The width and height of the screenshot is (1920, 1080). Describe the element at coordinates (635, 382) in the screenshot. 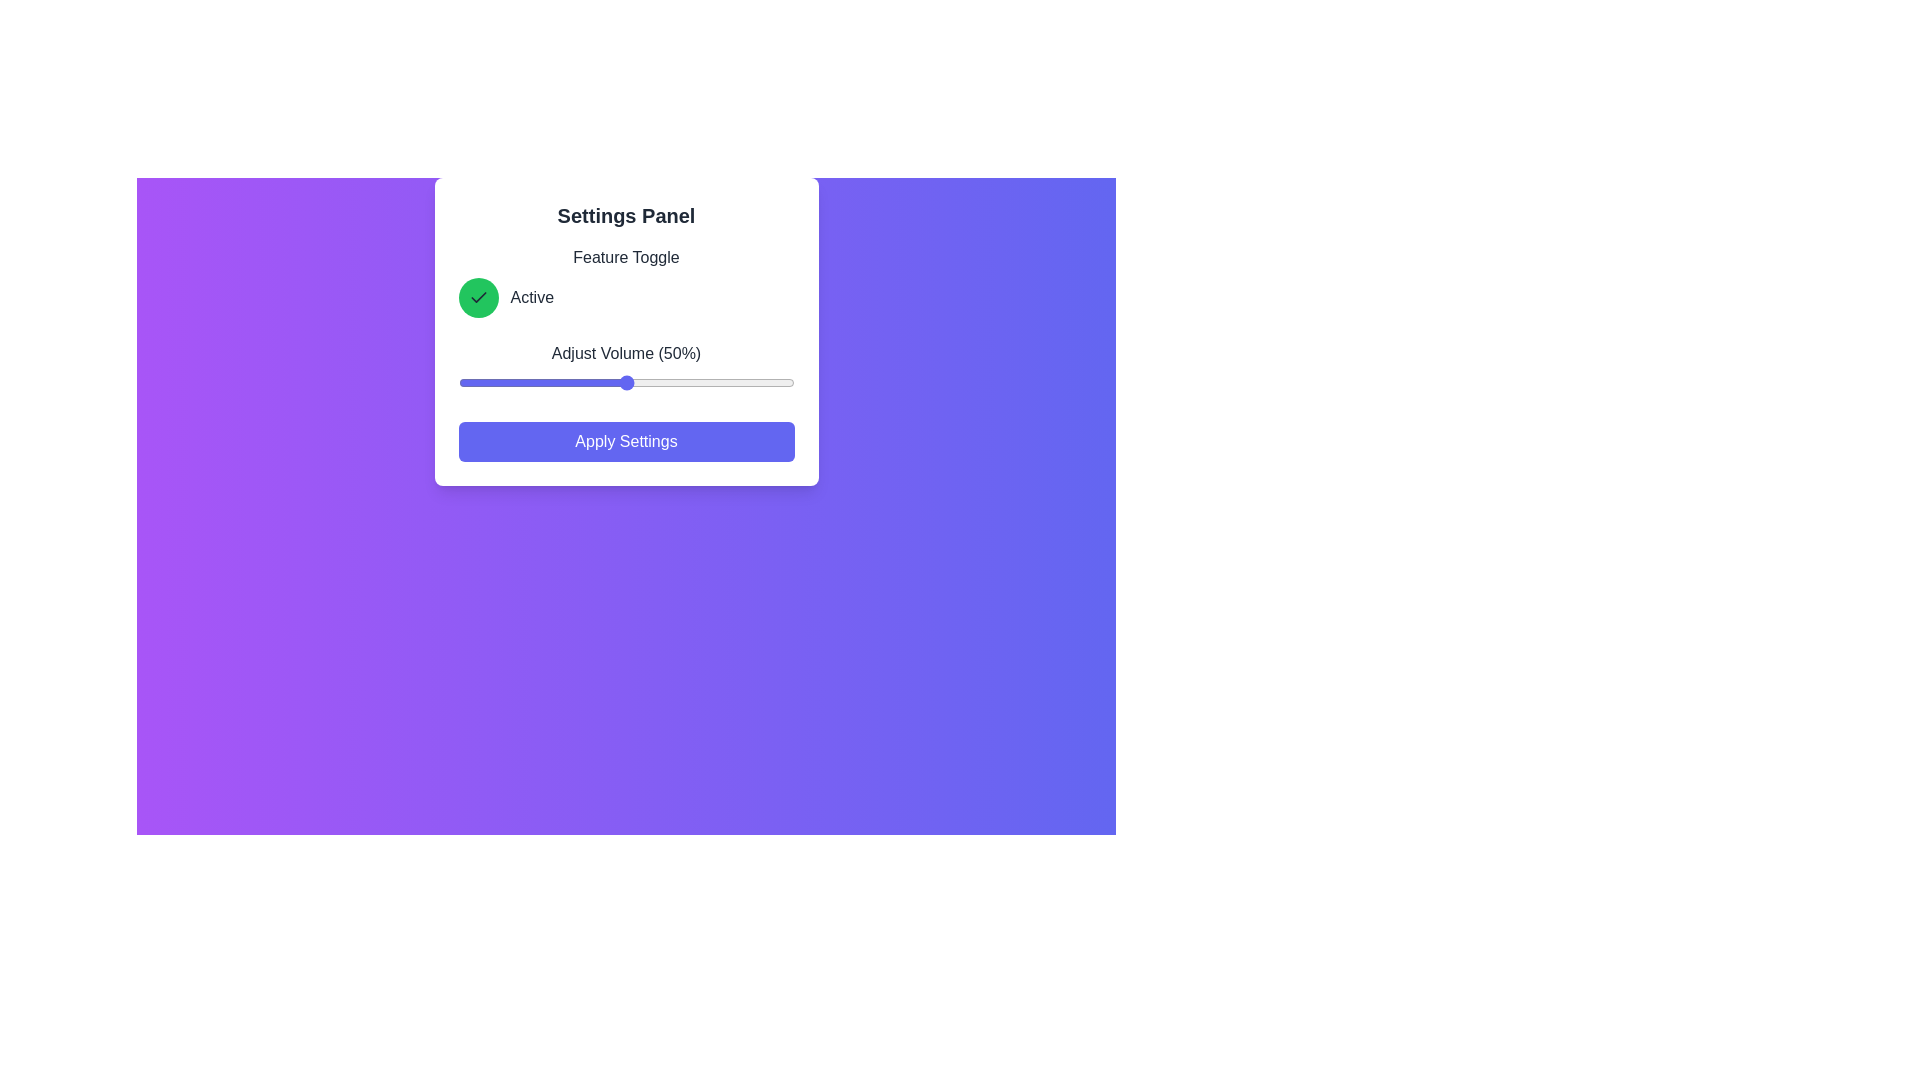

I see `the volume` at that location.